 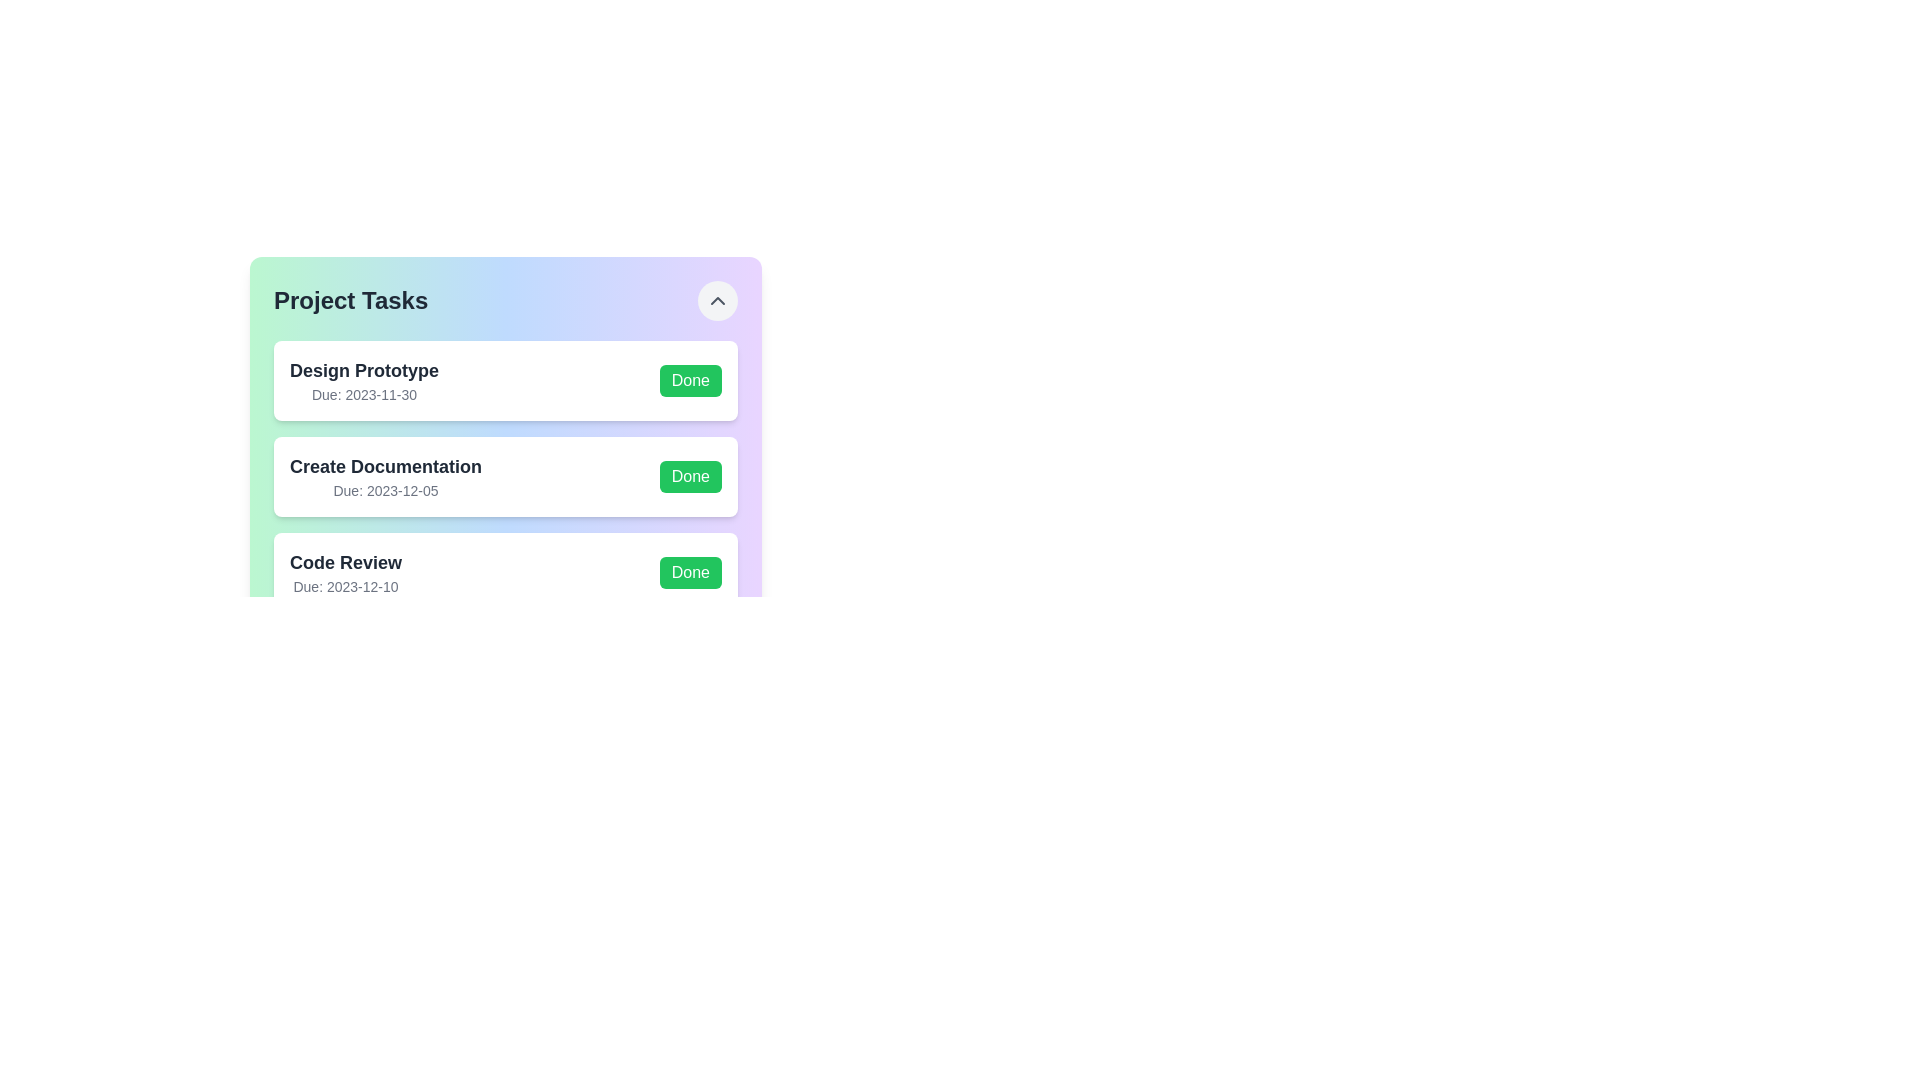 I want to click on 'Done' button for the task 'Create Documentation', so click(x=690, y=477).